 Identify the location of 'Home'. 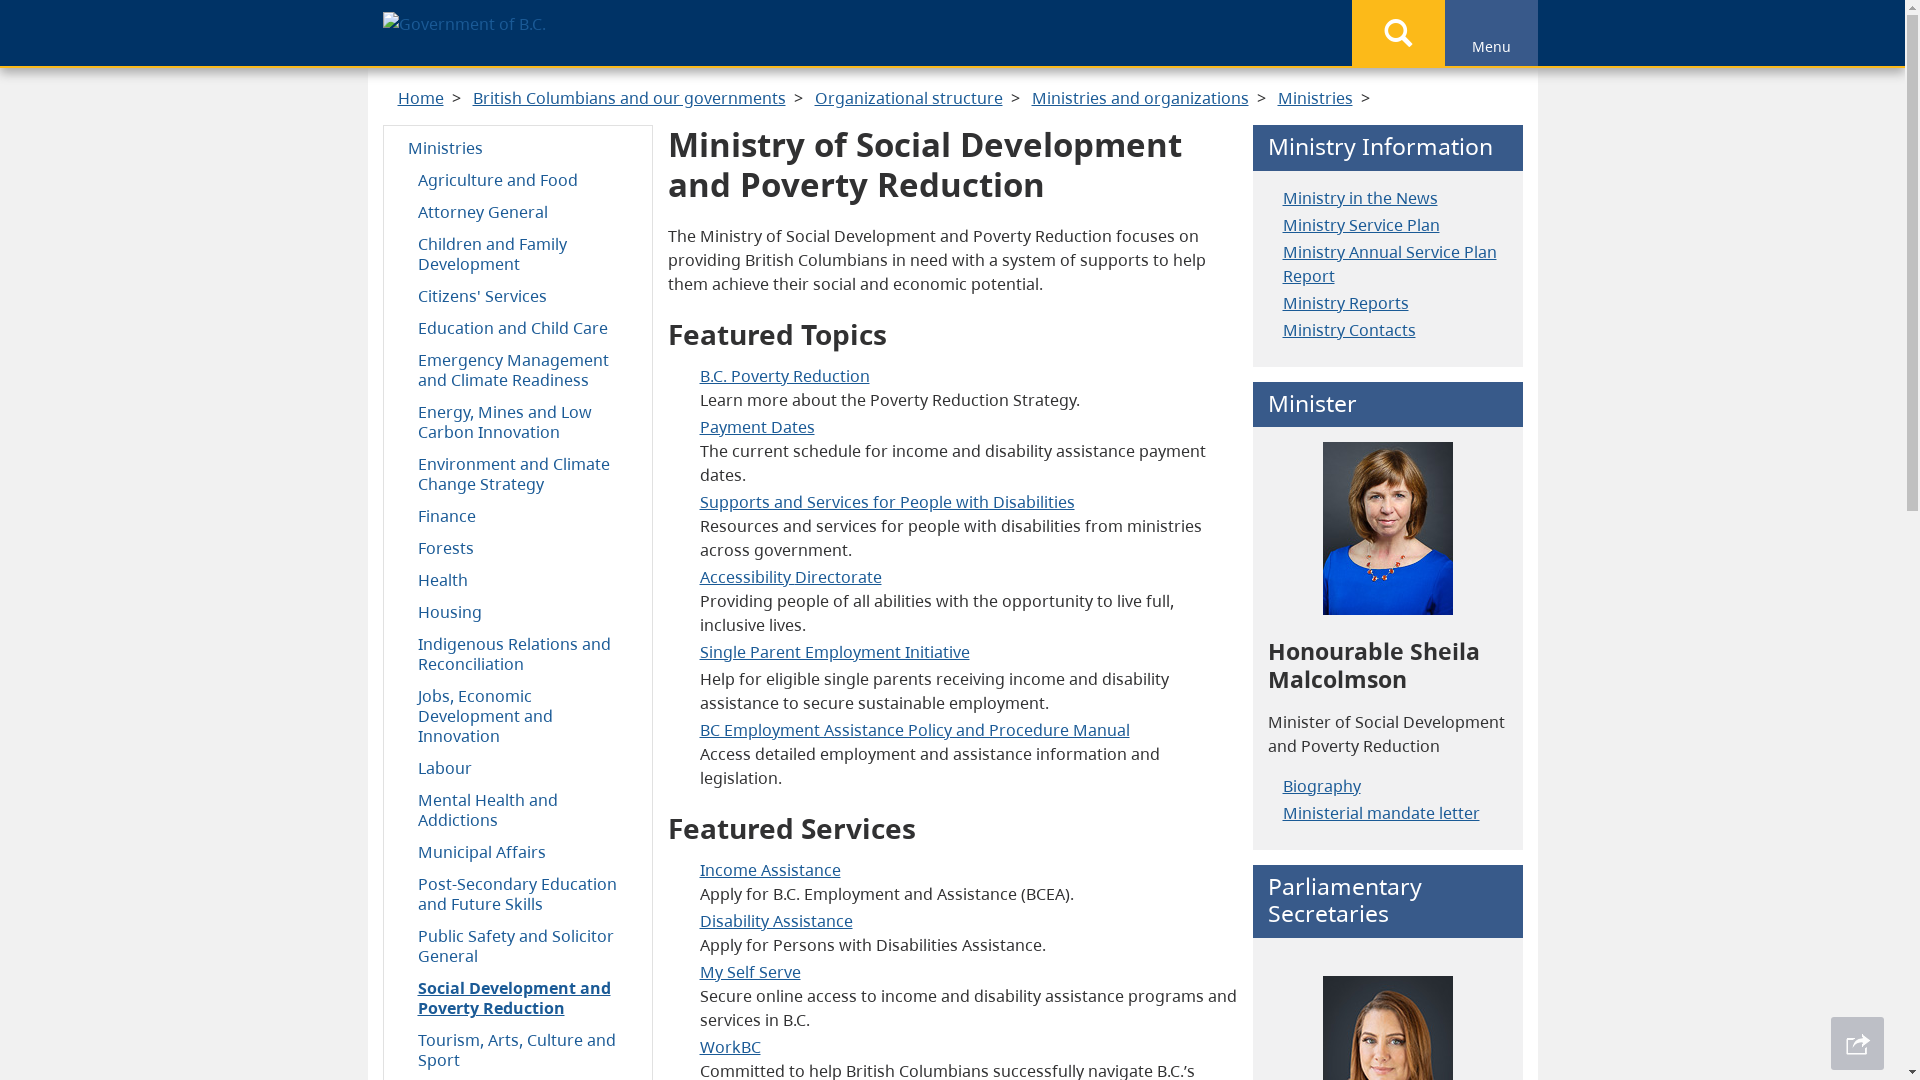
(420, 97).